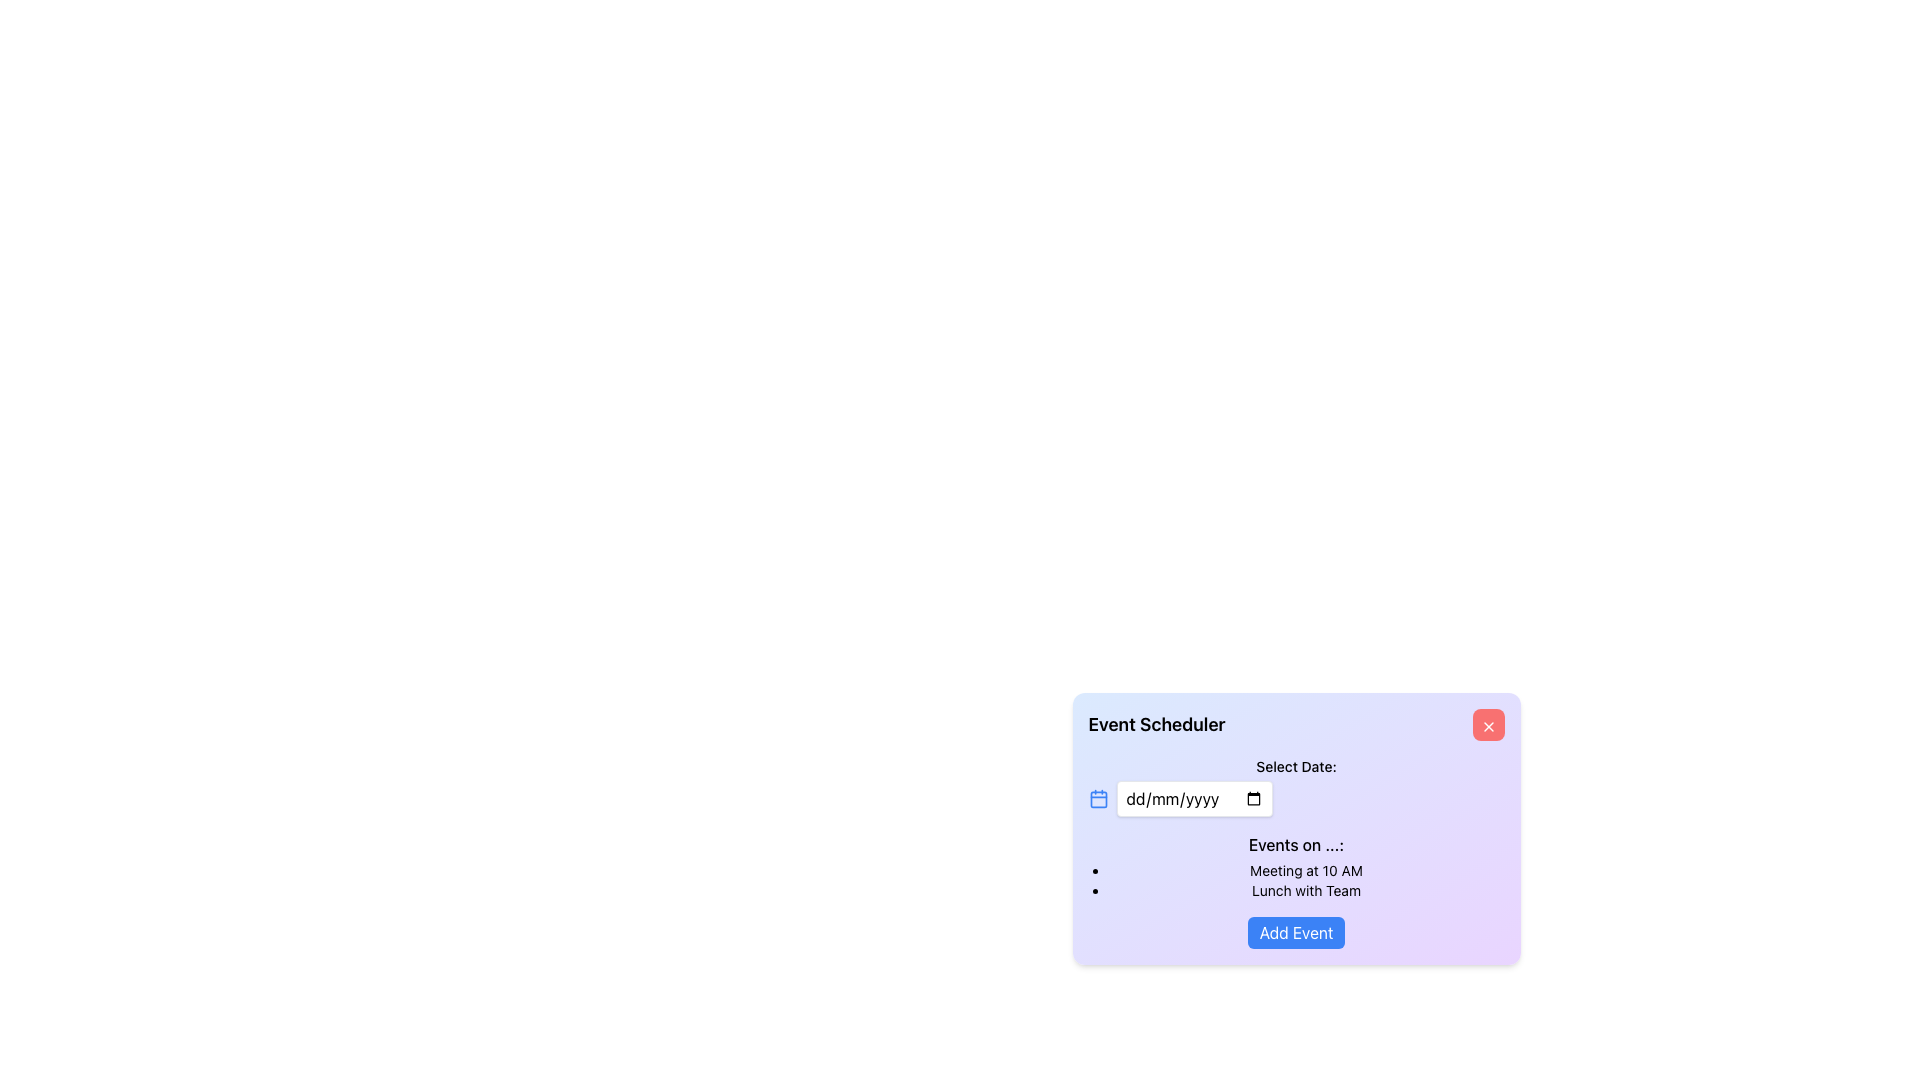  What do you see at coordinates (1488, 726) in the screenshot?
I see `the close button located at the top-right corner of the 'Event Scheduler' card` at bounding box center [1488, 726].